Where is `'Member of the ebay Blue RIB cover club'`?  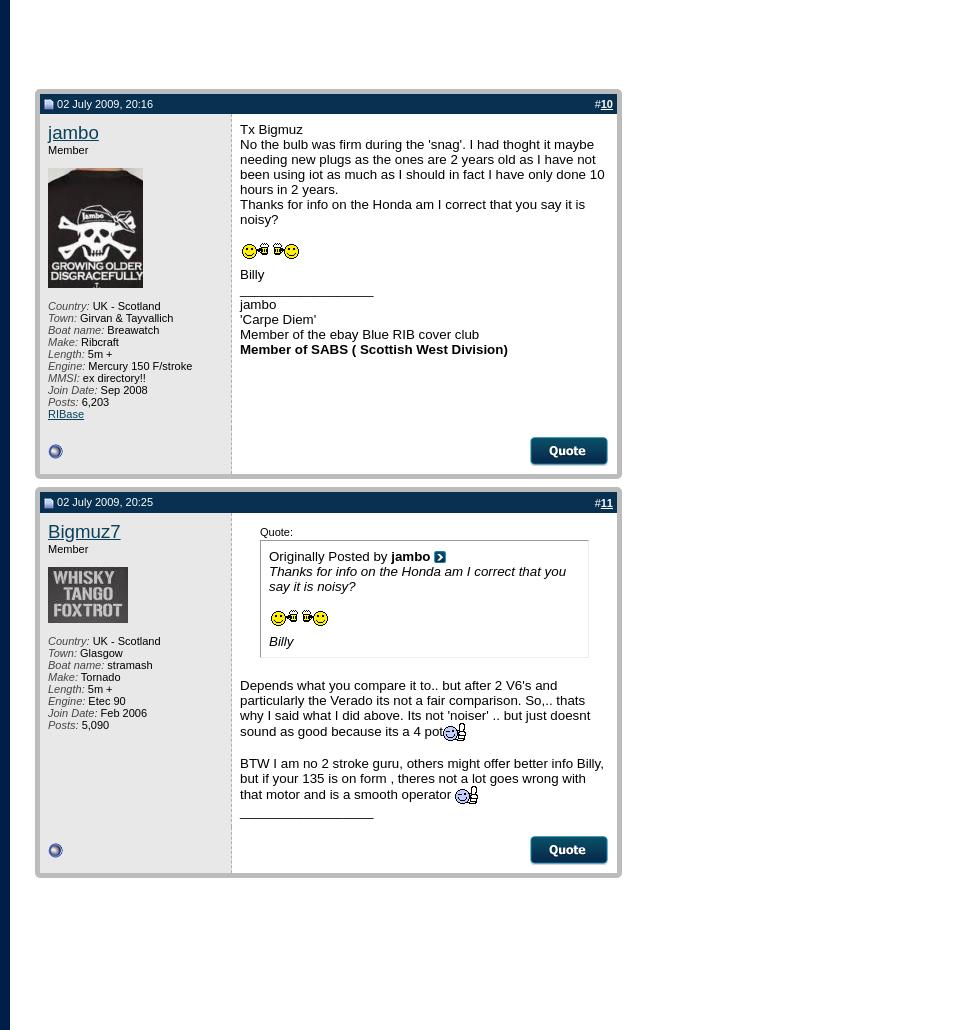 'Member of the ebay Blue RIB cover club' is located at coordinates (358, 333).